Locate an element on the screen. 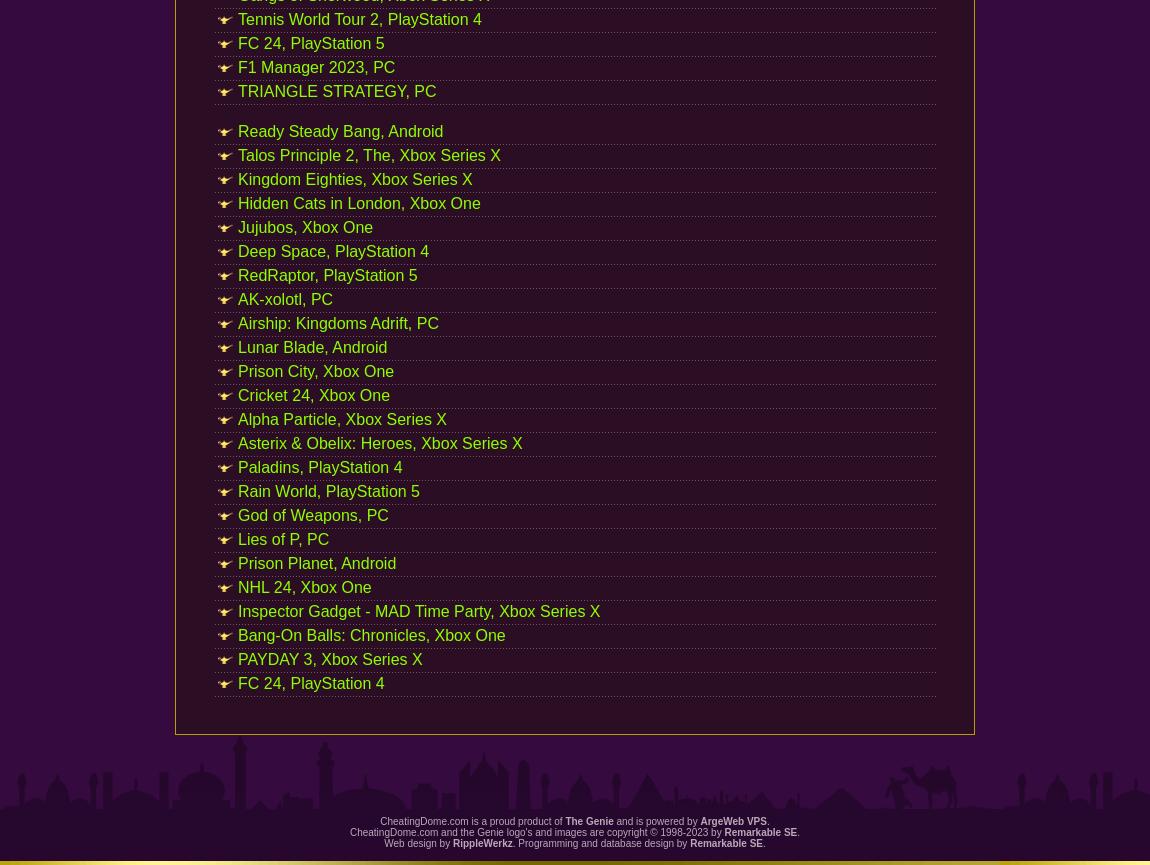 The height and width of the screenshot is (865, 1150). 'Bang-On Balls: Chronicles, Xbox One' is located at coordinates (237, 635).